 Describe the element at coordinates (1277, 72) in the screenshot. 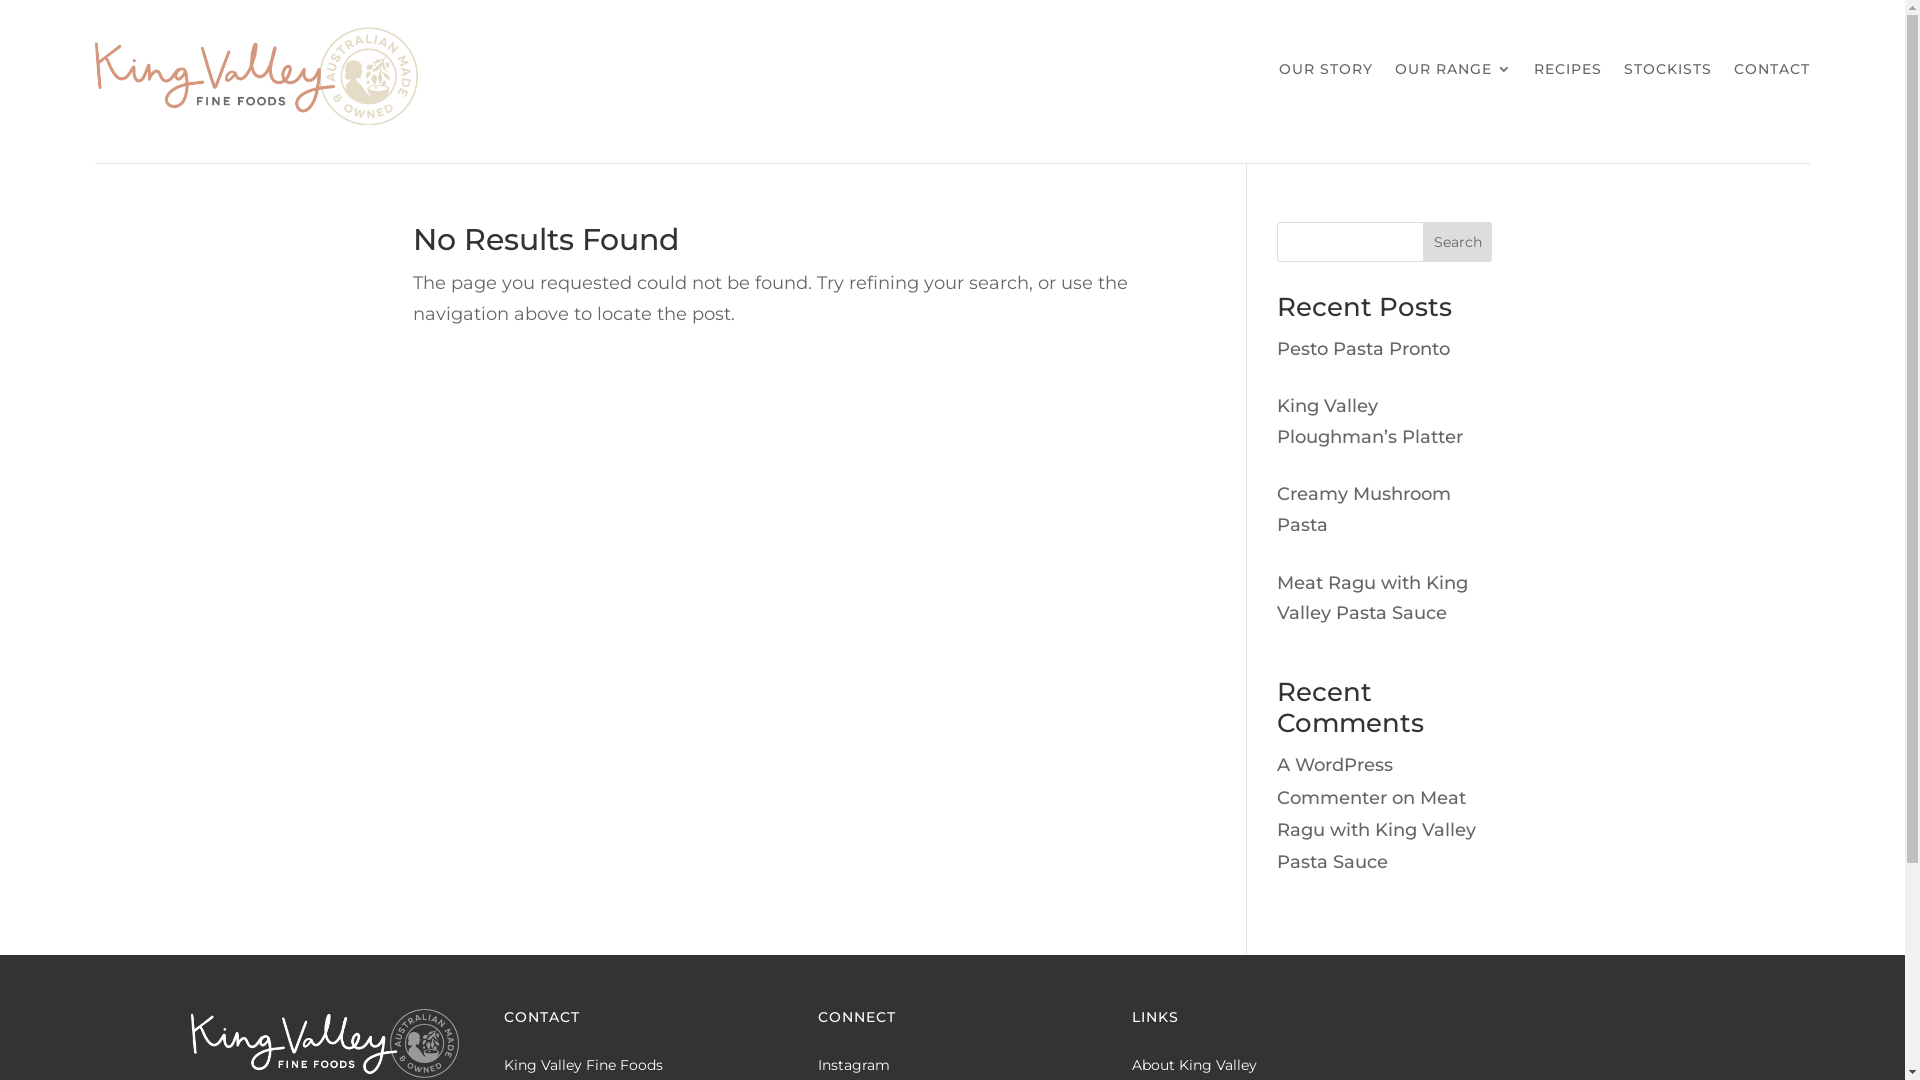

I see `'OUR STORY'` at that location.